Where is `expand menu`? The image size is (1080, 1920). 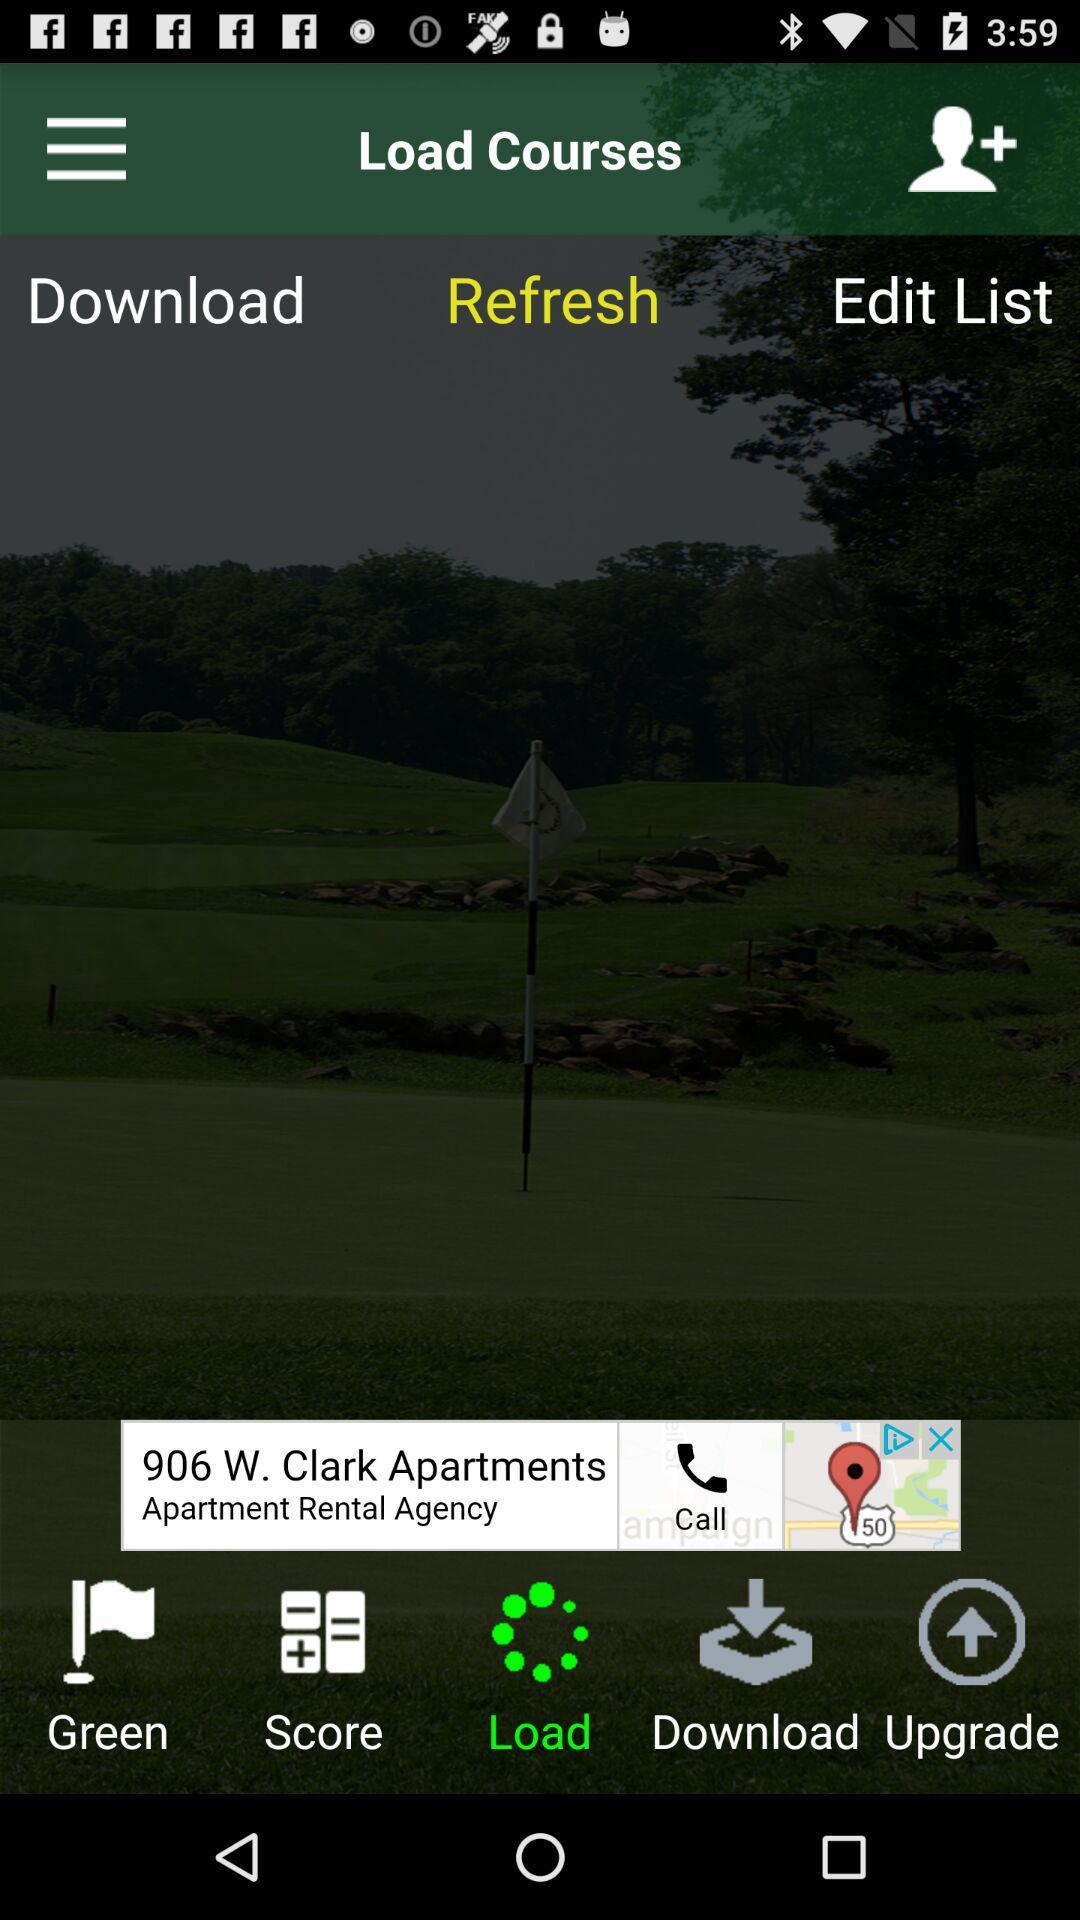
expand menu is located at coordinates (77, 148).